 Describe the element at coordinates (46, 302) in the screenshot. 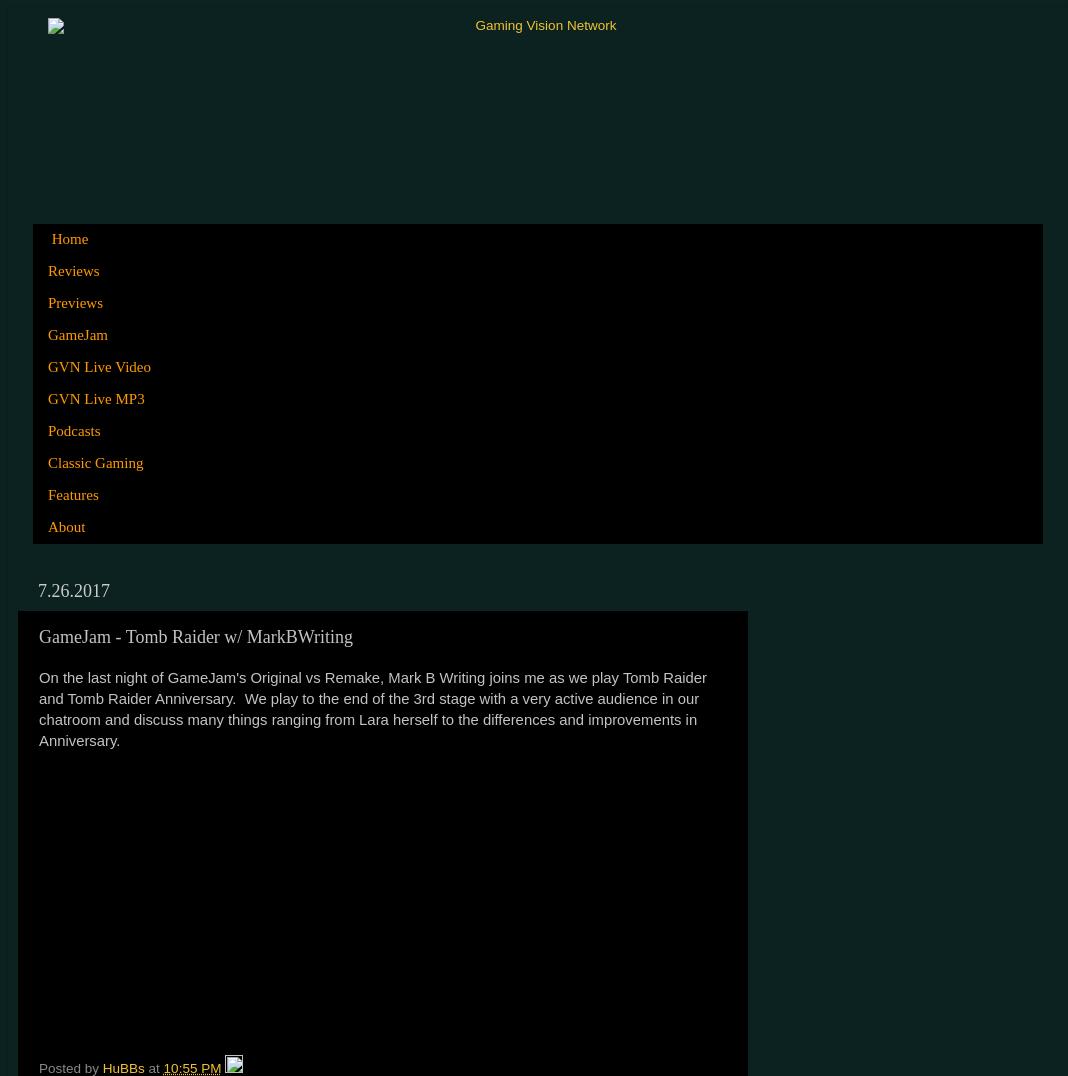

I see `'Previews'` at that location.